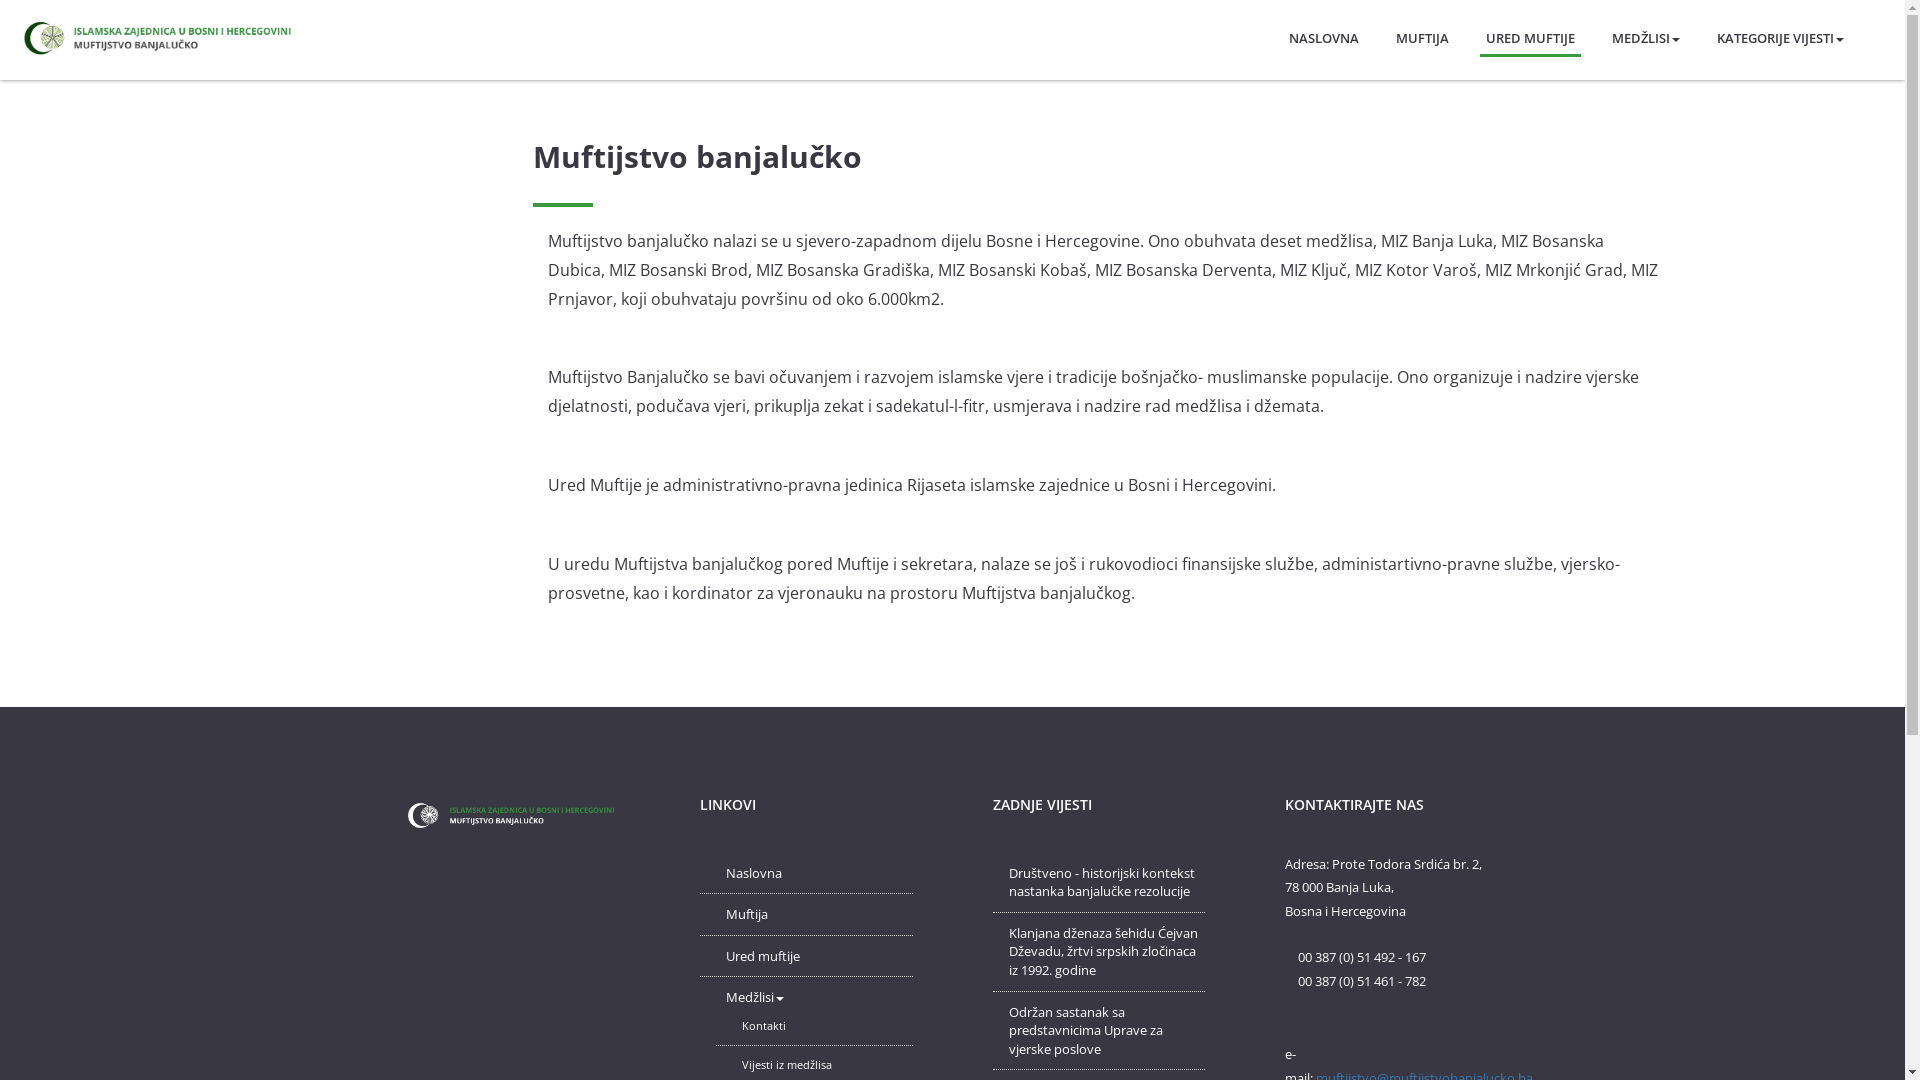  Describe the element at coordinates (762, 955) in the screenshot. I see `'Ured muftije'` at that location.